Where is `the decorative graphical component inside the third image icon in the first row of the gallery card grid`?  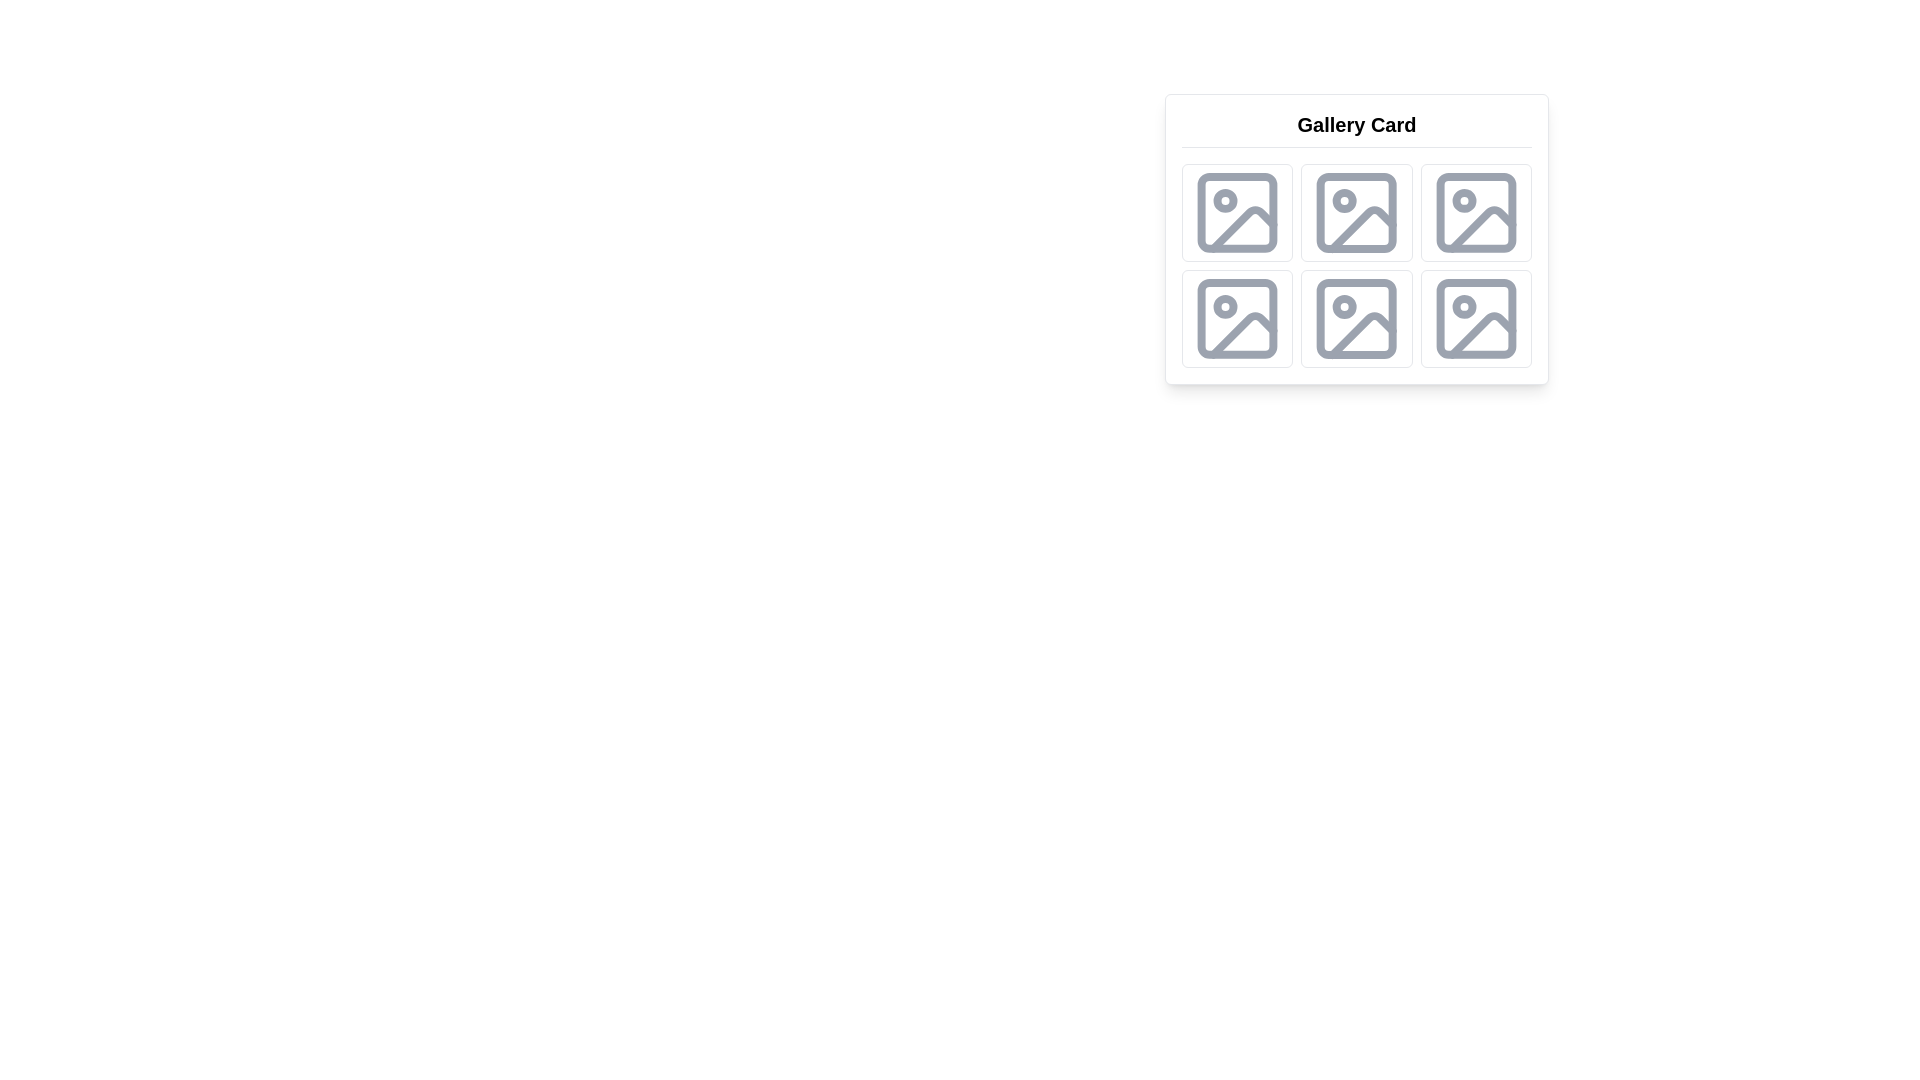
the decorative graphical component inside the third image icon in the first row of the gallery card grid is located at coordinates (1362, 228).